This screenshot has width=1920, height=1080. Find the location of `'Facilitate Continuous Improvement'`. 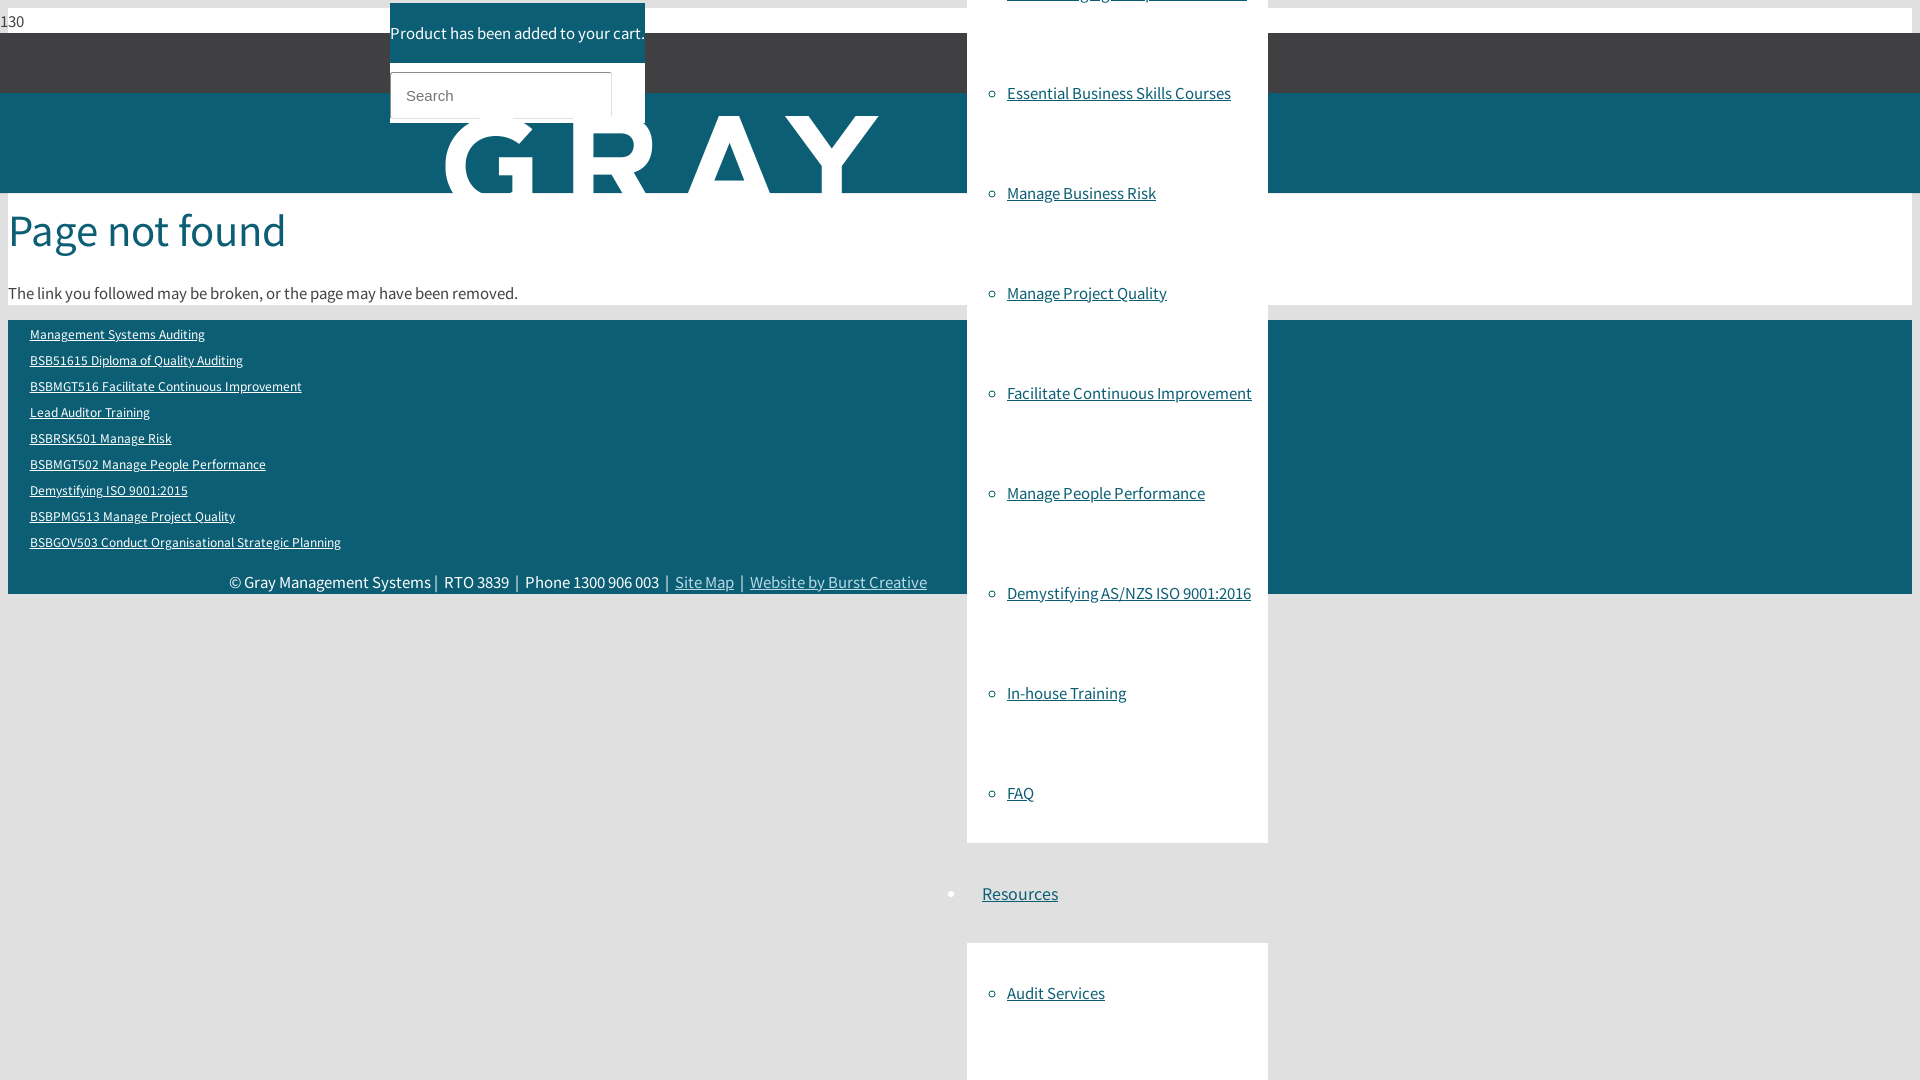

'Facilitate Continuous Improvement' is located at coordinates (1129, 392).